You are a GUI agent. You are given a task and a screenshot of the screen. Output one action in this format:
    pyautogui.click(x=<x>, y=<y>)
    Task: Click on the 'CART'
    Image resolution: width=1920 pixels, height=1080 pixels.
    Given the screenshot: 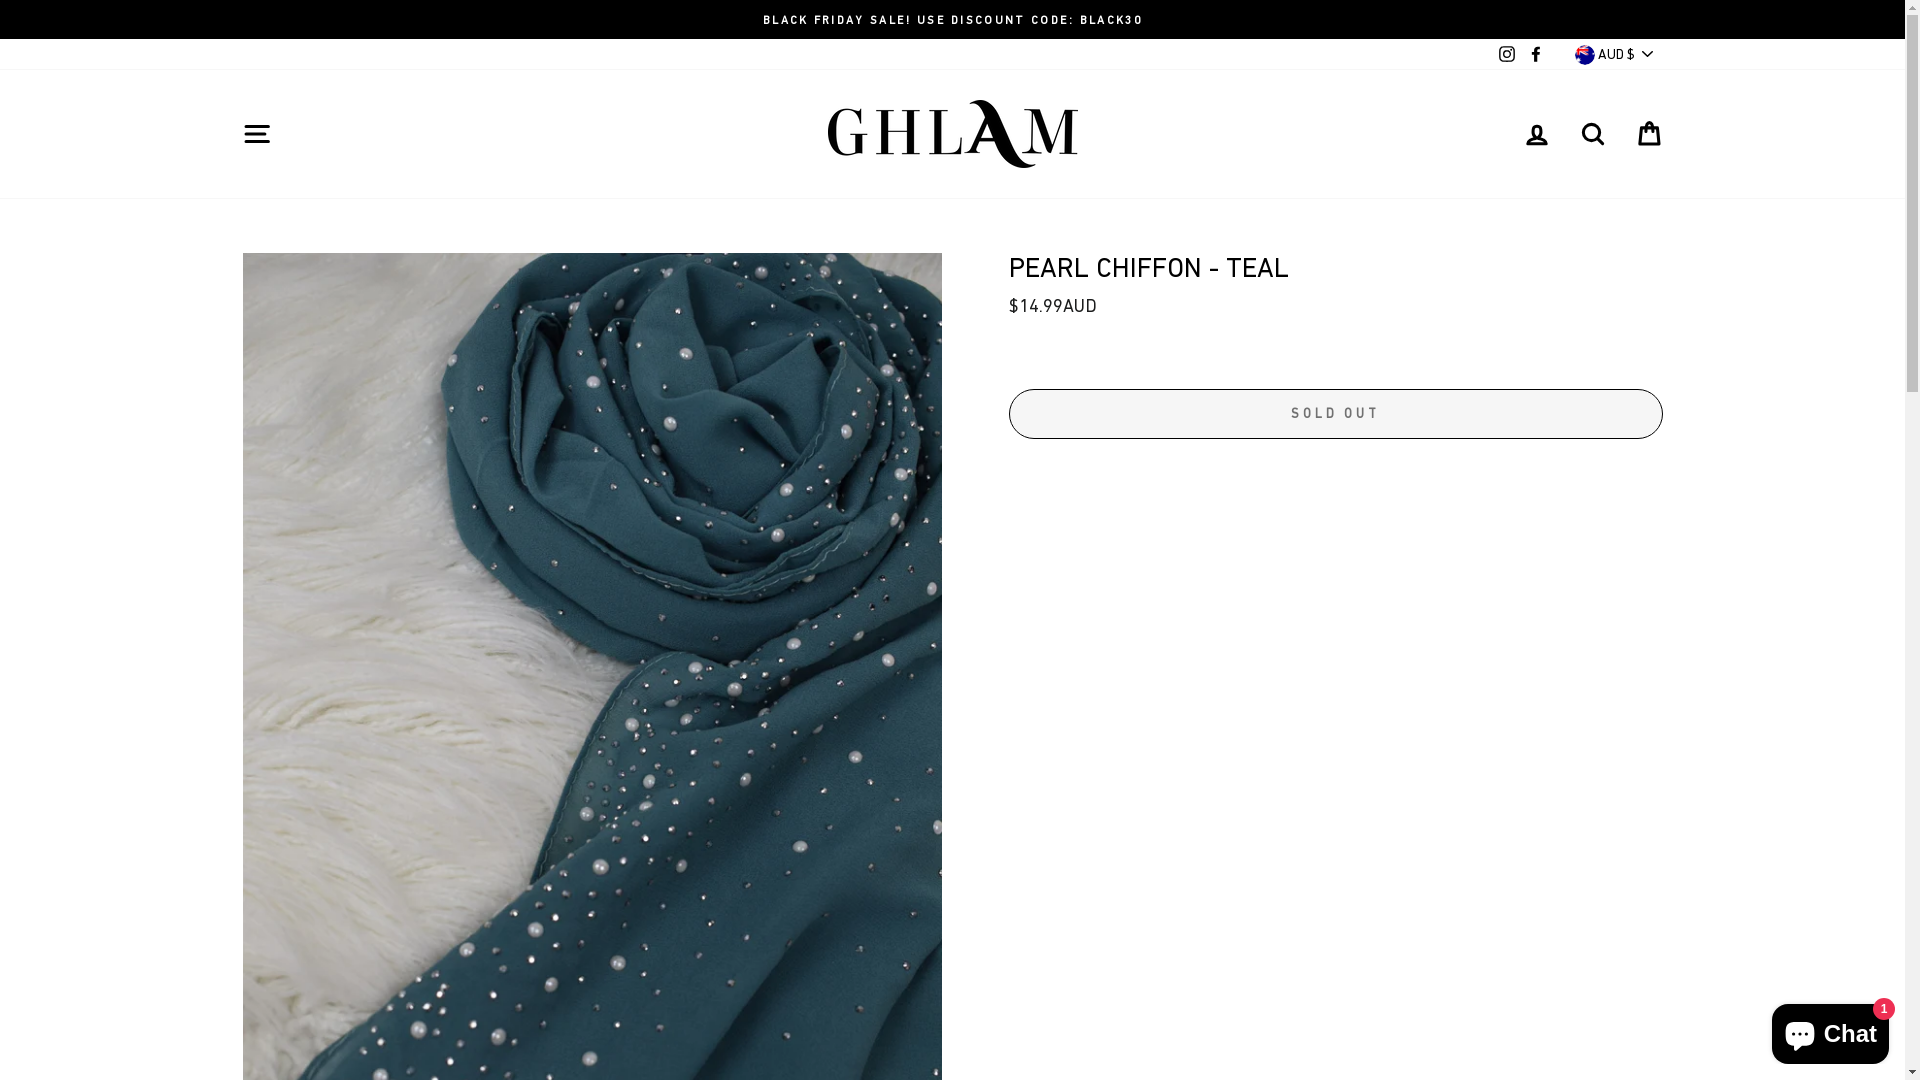 What is the action you would take?
    pyautogui.click(x=1647, y=133)
    